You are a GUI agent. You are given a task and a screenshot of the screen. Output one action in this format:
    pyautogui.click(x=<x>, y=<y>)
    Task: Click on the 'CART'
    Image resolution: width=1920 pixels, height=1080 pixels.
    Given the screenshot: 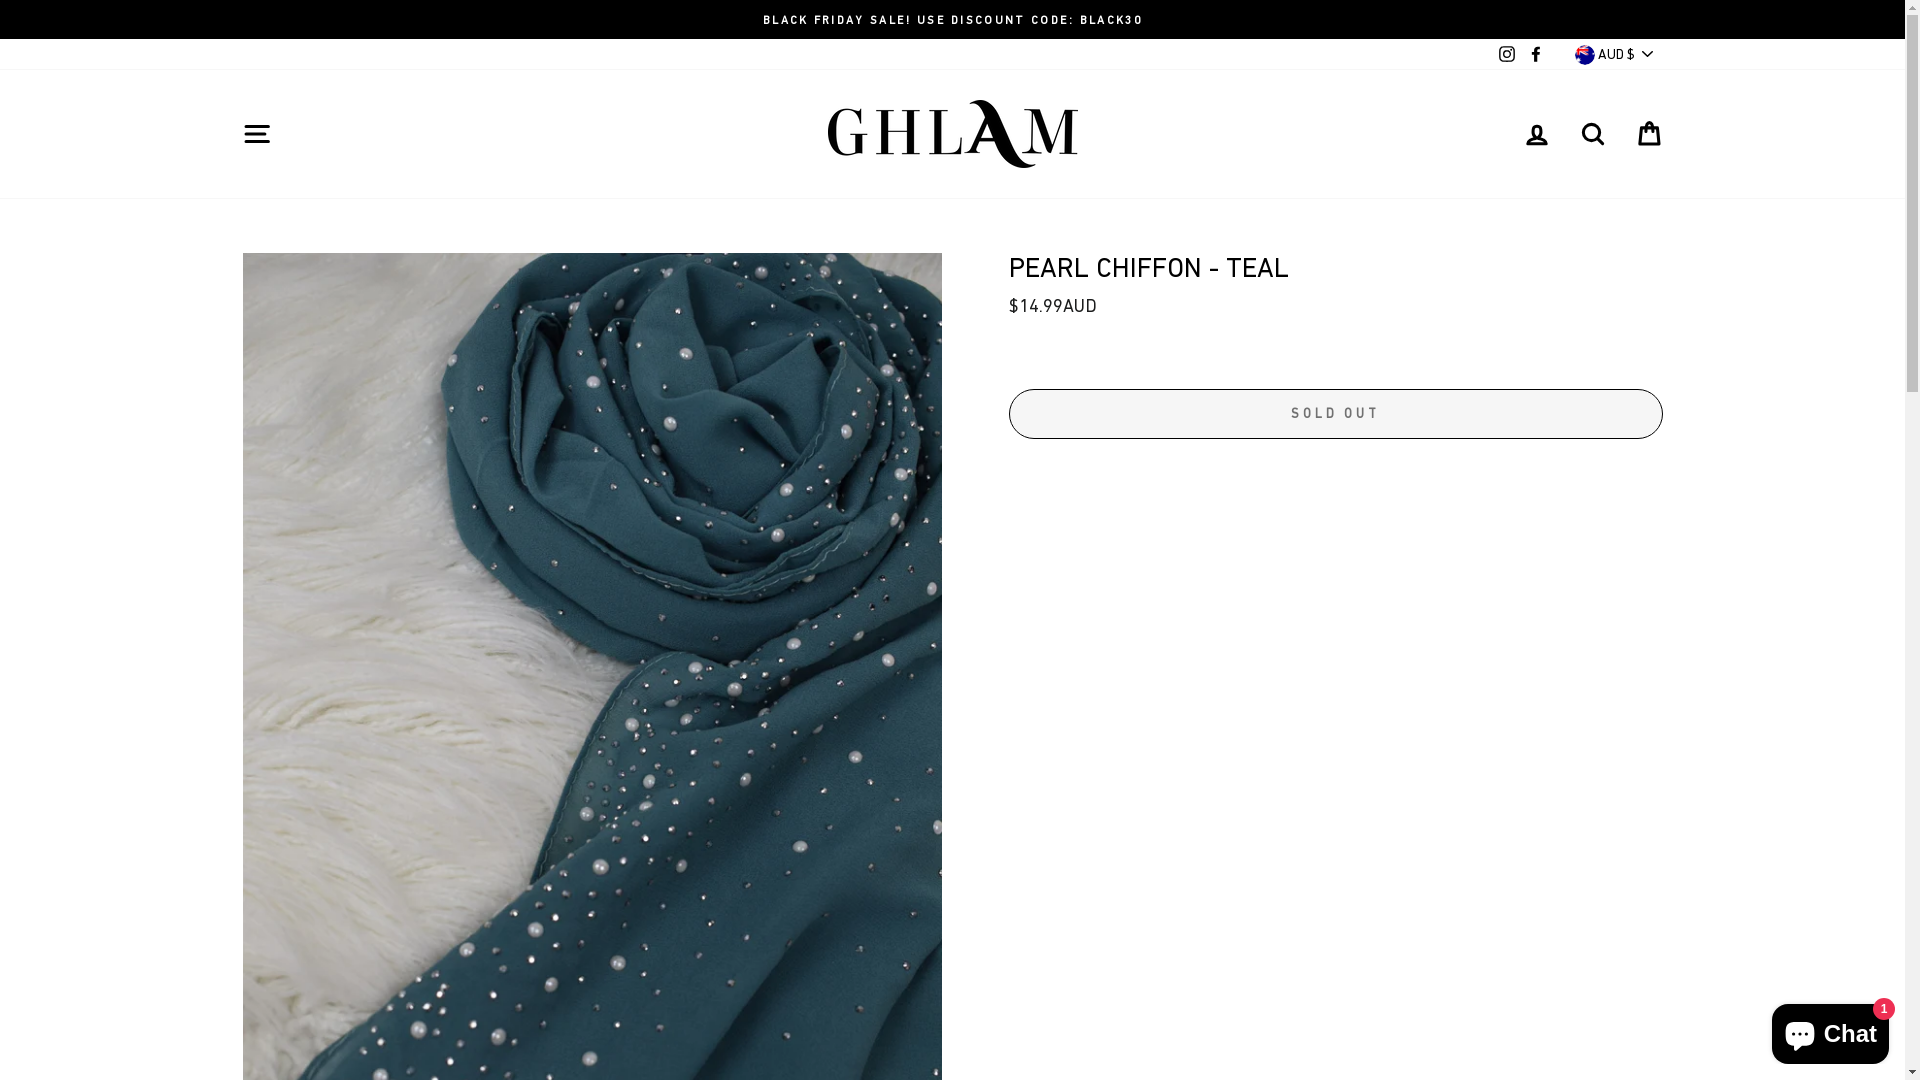 What is the action you would take?
    pyautogui.click(x=1647, y=133)
    